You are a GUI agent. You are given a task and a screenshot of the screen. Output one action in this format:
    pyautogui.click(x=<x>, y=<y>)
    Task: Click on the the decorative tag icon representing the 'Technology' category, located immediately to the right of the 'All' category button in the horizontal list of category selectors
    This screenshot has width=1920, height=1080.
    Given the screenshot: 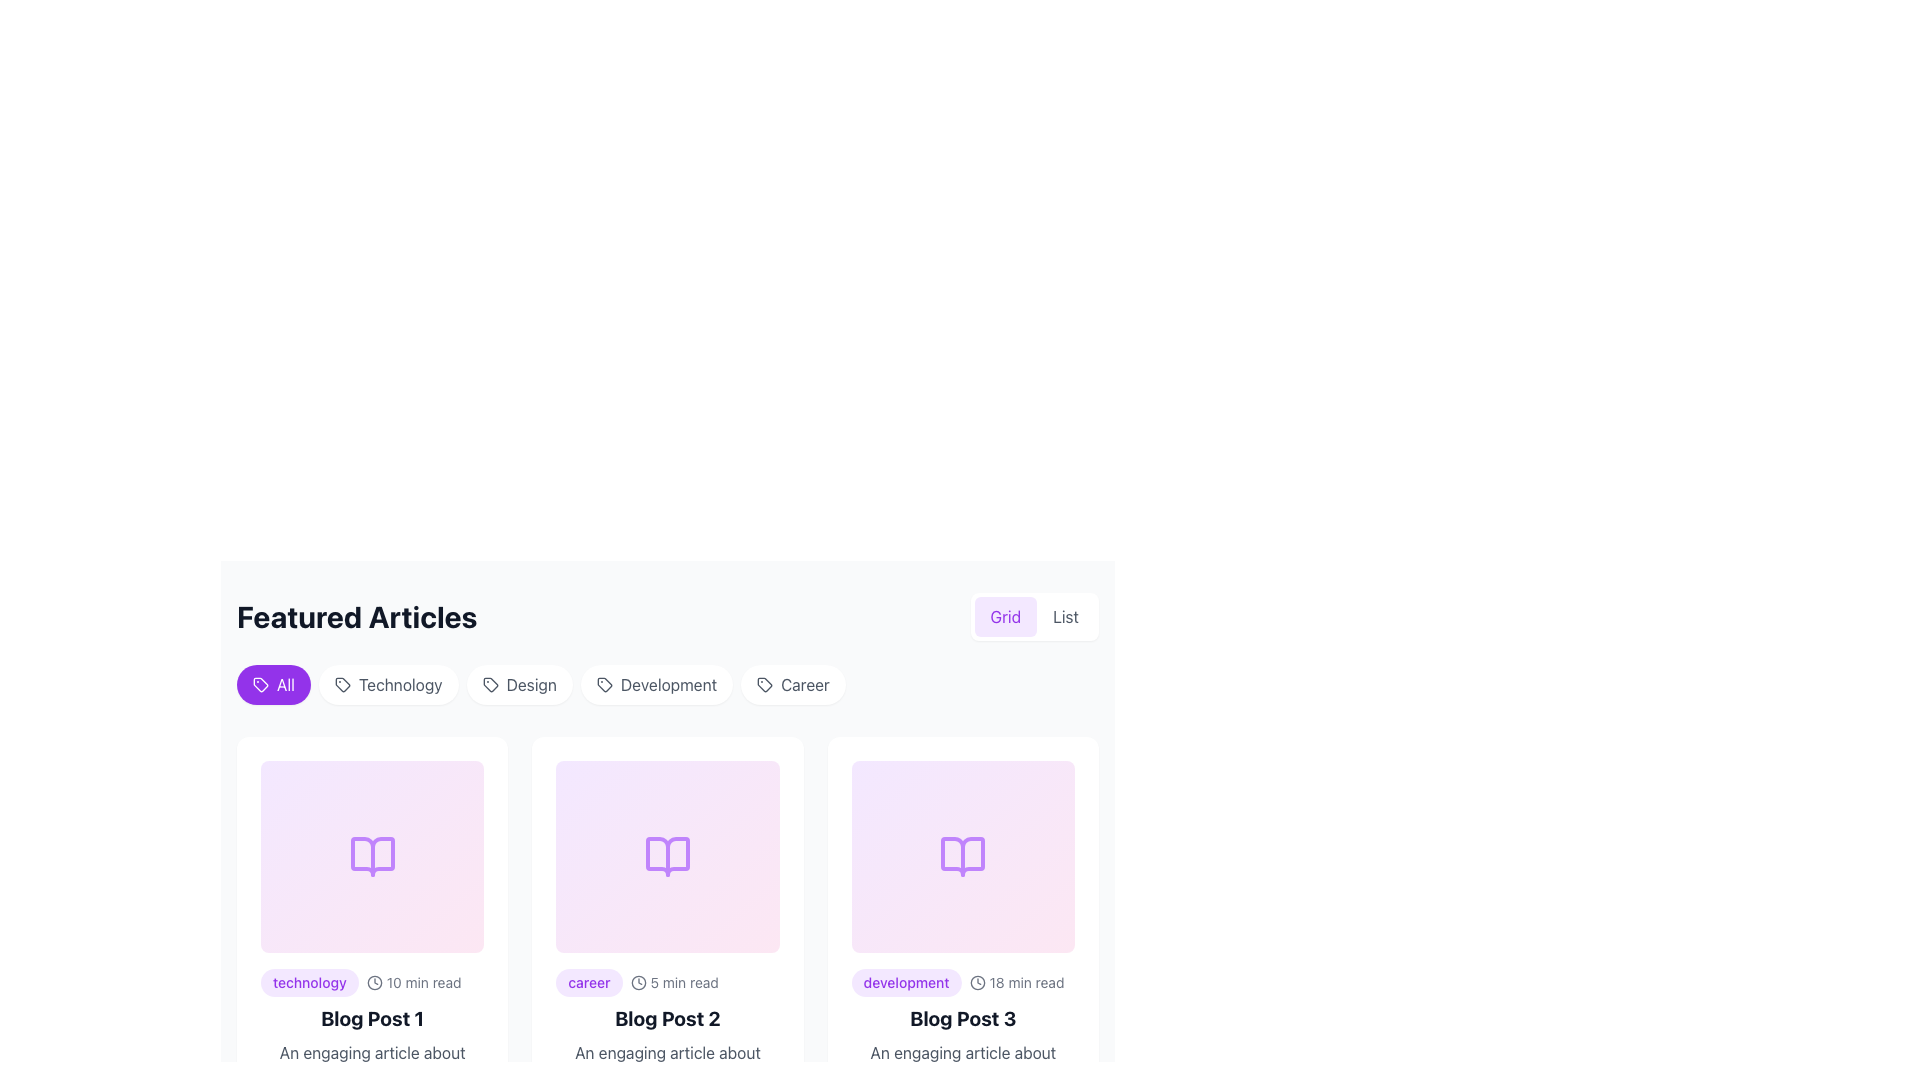 What is the action you would take?
    pyautogui.click(x=342, y=684)
    